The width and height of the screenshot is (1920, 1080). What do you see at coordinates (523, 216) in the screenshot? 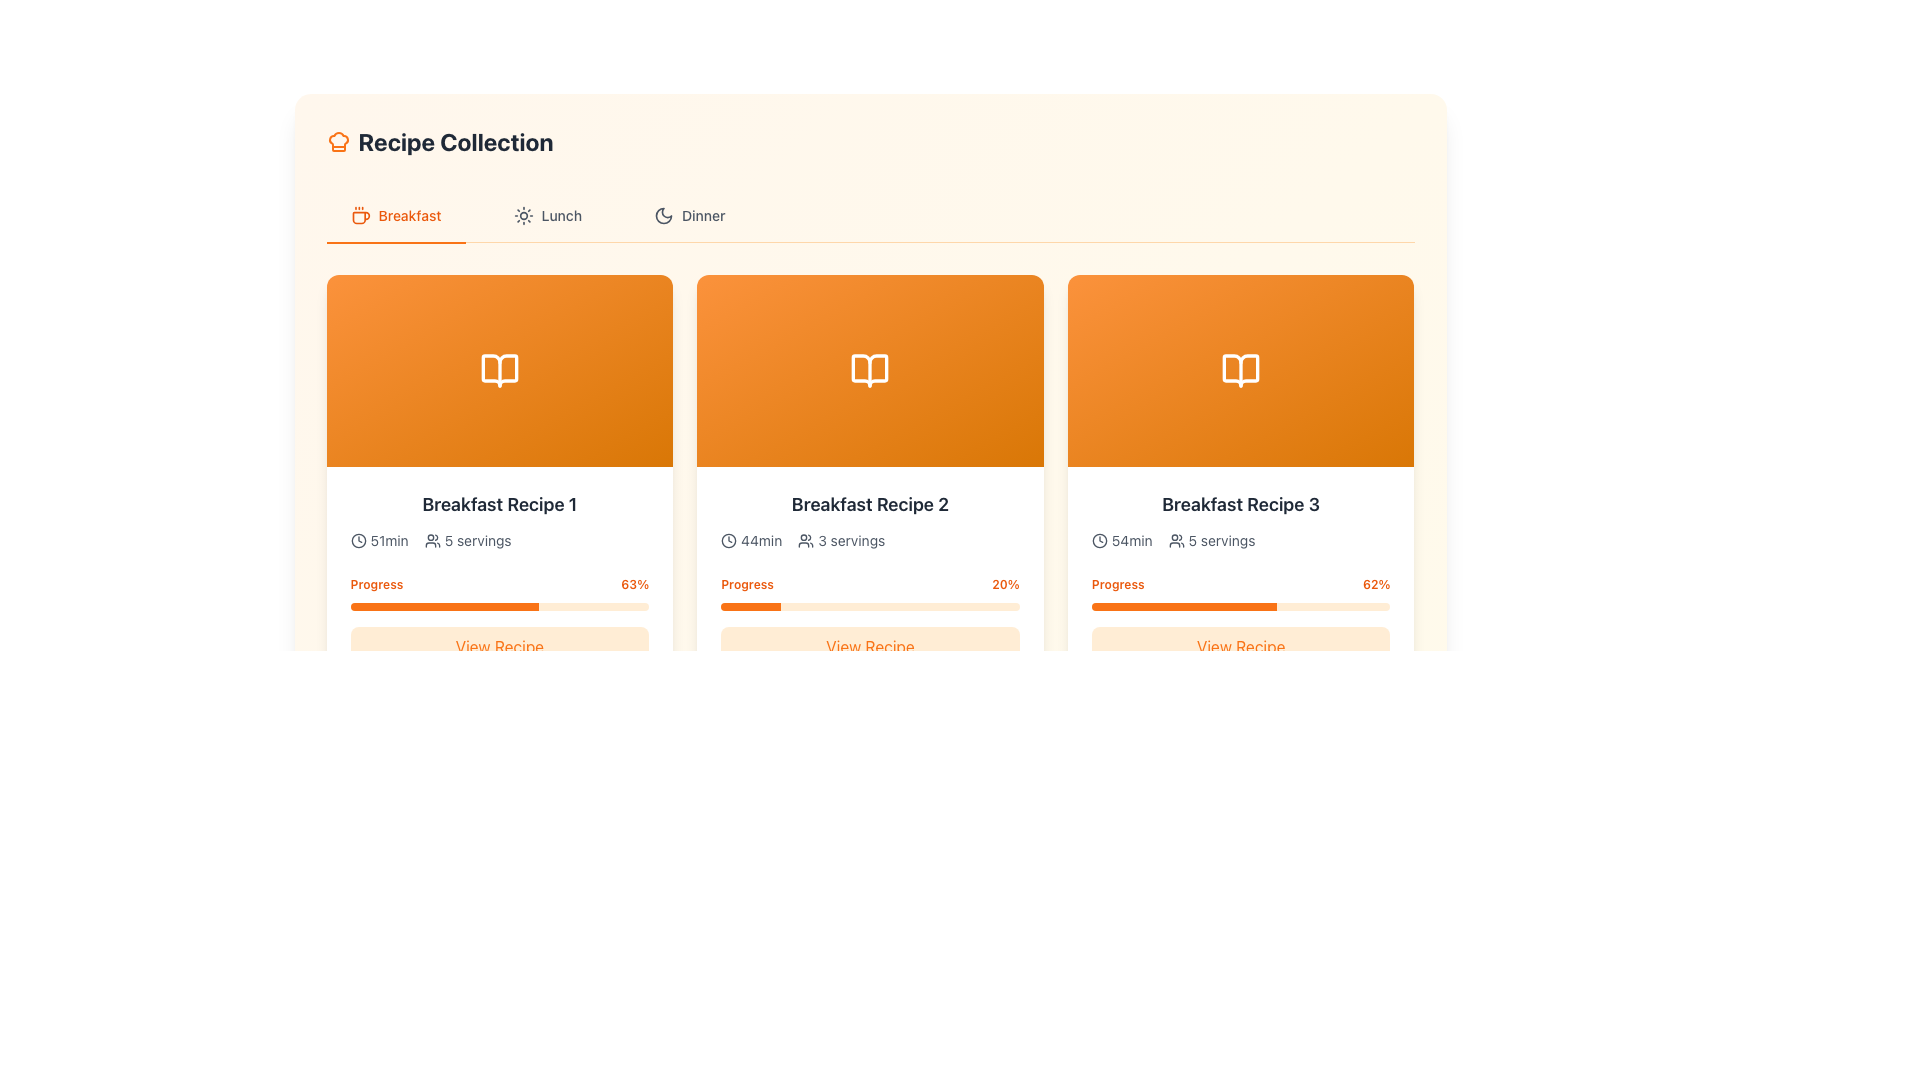
I see `the icon indicating the 'Lunch' tab, which is positioned to the left of the 'Lunch' text label in the navigation bar` at bounding box center [523, 216].